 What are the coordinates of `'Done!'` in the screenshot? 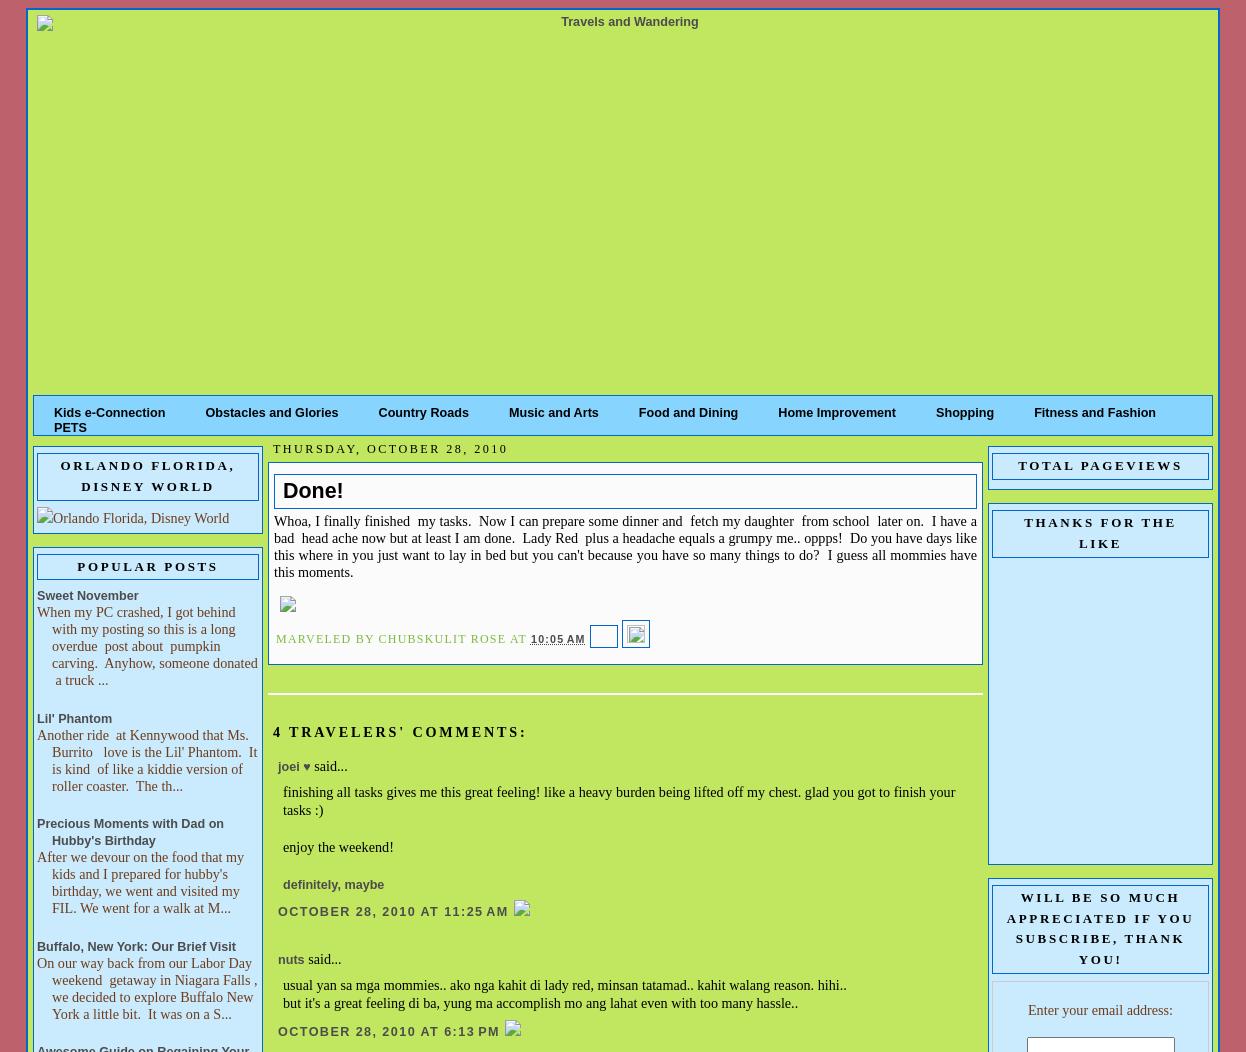 It's located at (312, 489).